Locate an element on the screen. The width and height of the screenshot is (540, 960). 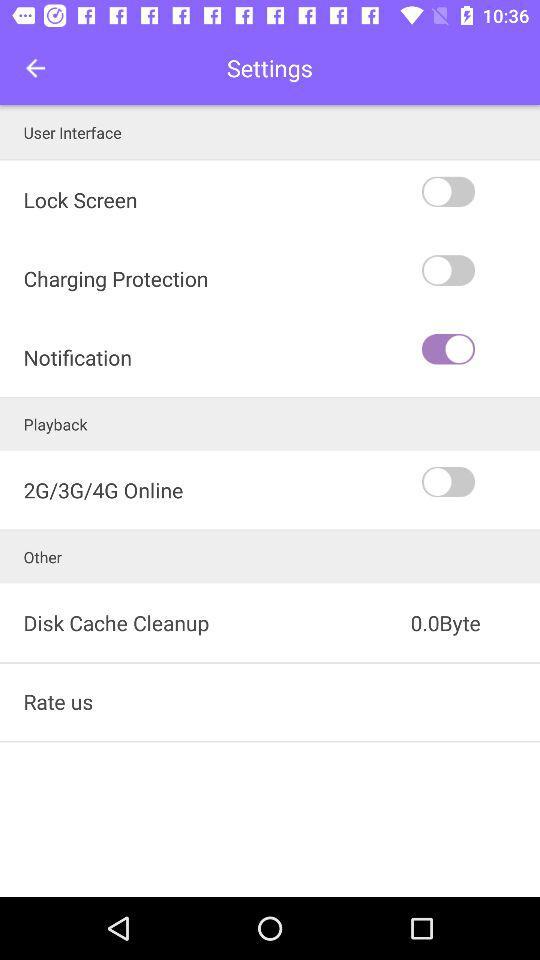
the icon next to the 2g 3g 4g icon is located at coordinates (478, 481).